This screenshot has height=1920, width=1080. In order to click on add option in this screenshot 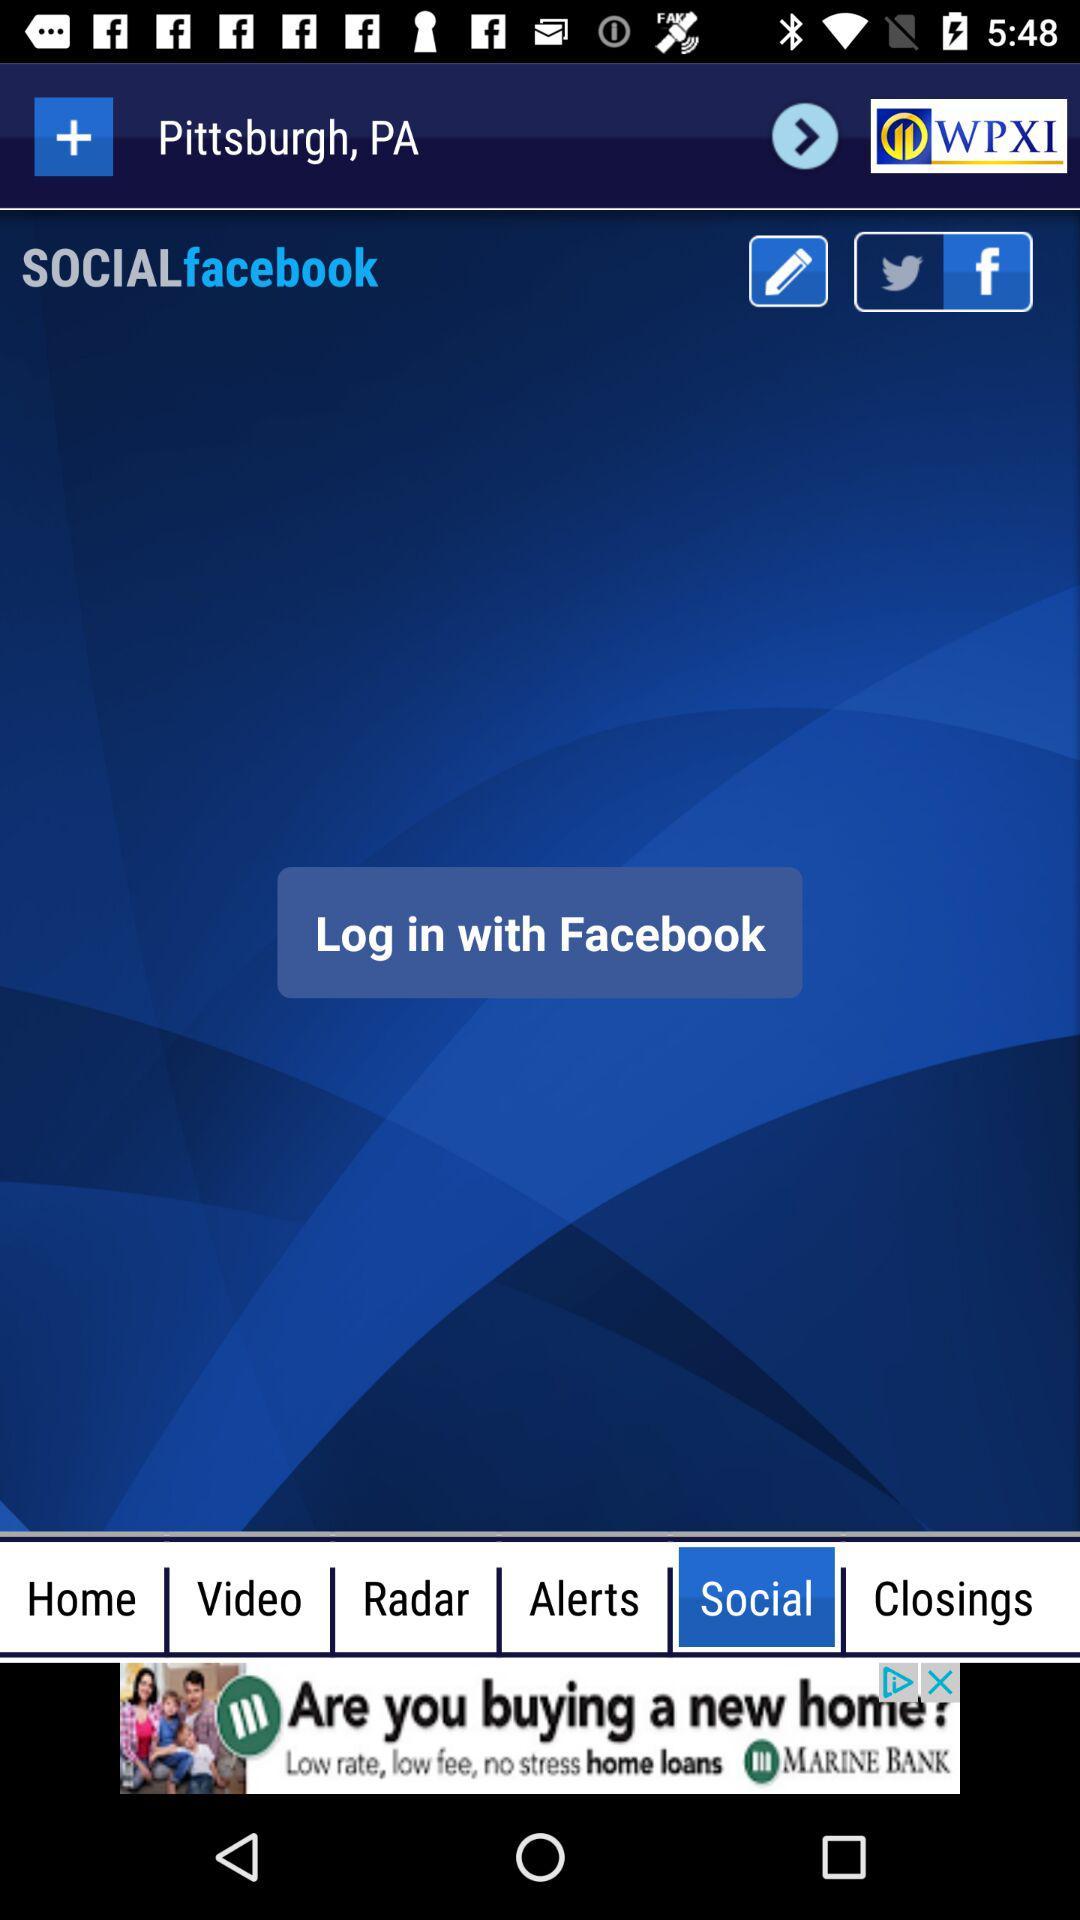, I will do `click(72, 135)`.